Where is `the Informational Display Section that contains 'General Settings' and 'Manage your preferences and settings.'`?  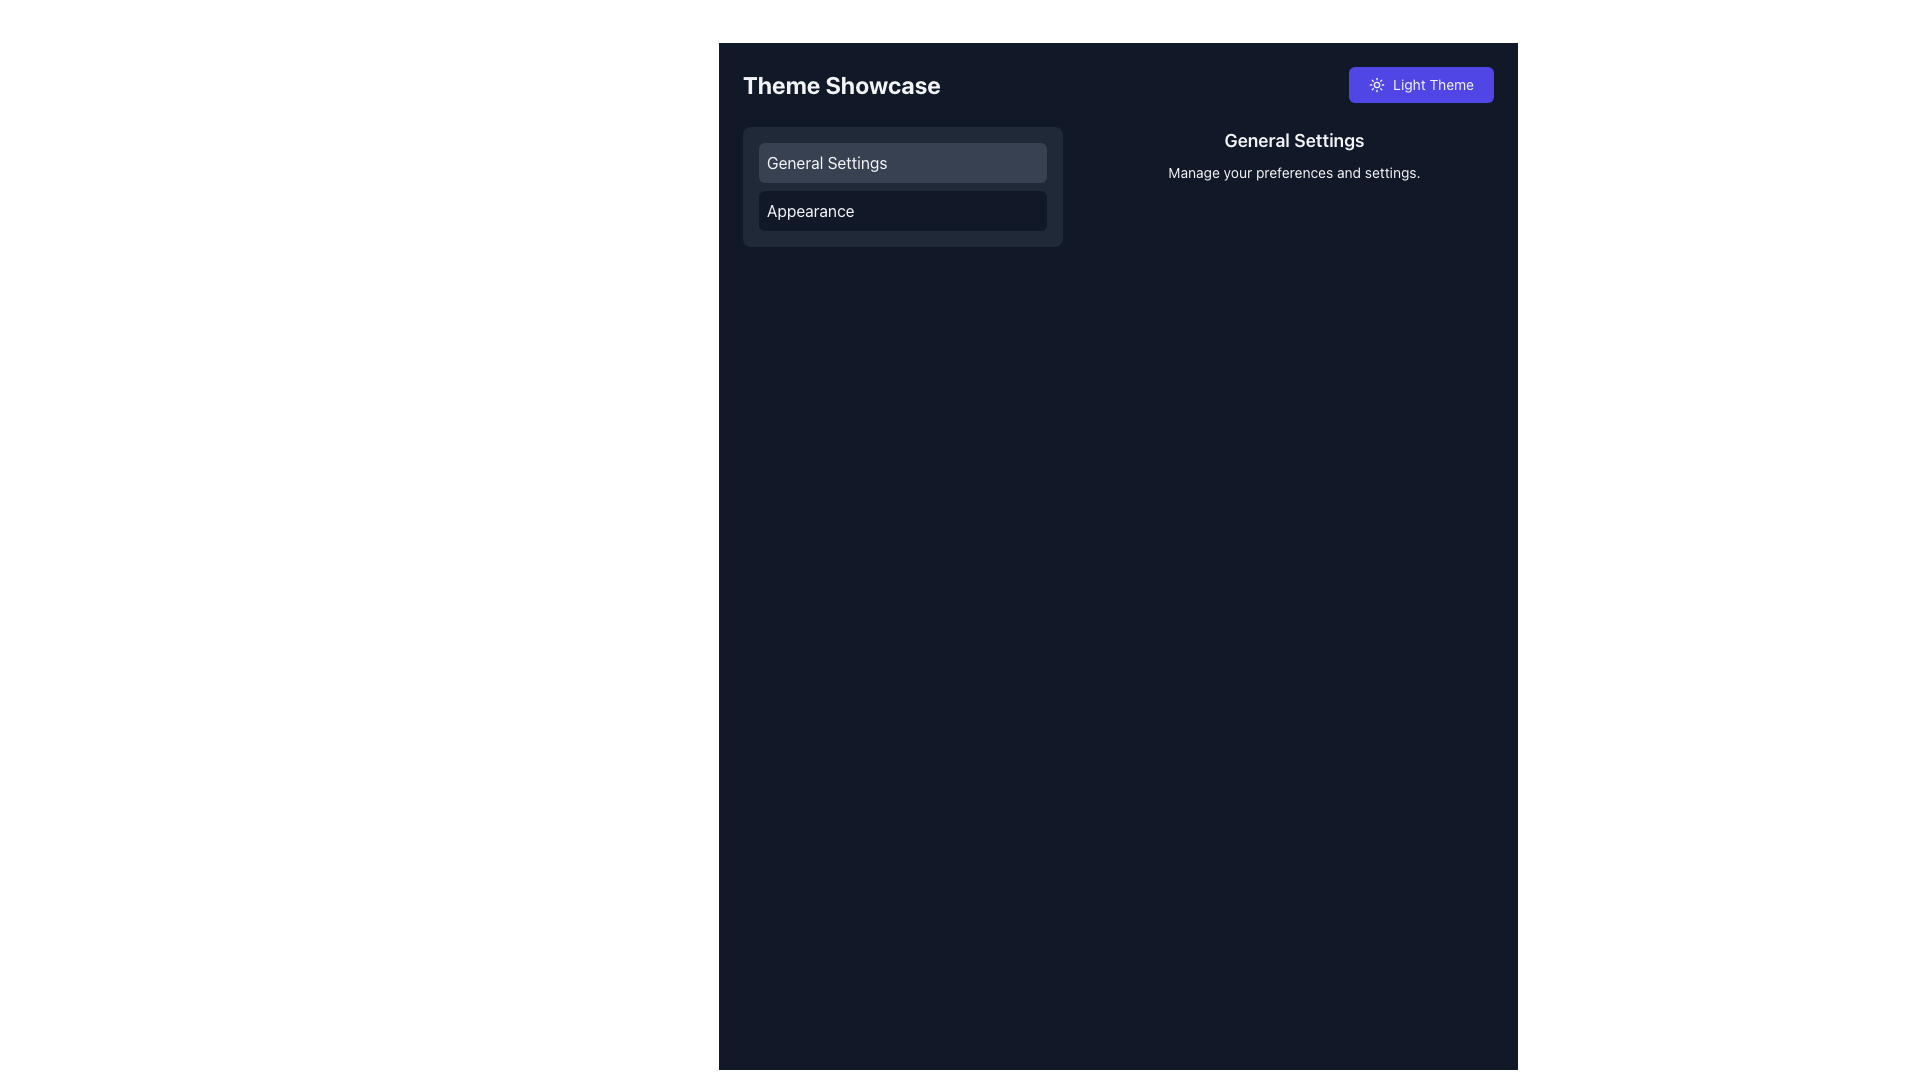 the Informational Display Section that contains 'General Settings' and 'Manage your preferences and settings.' is located at coordinates (1117, 186).